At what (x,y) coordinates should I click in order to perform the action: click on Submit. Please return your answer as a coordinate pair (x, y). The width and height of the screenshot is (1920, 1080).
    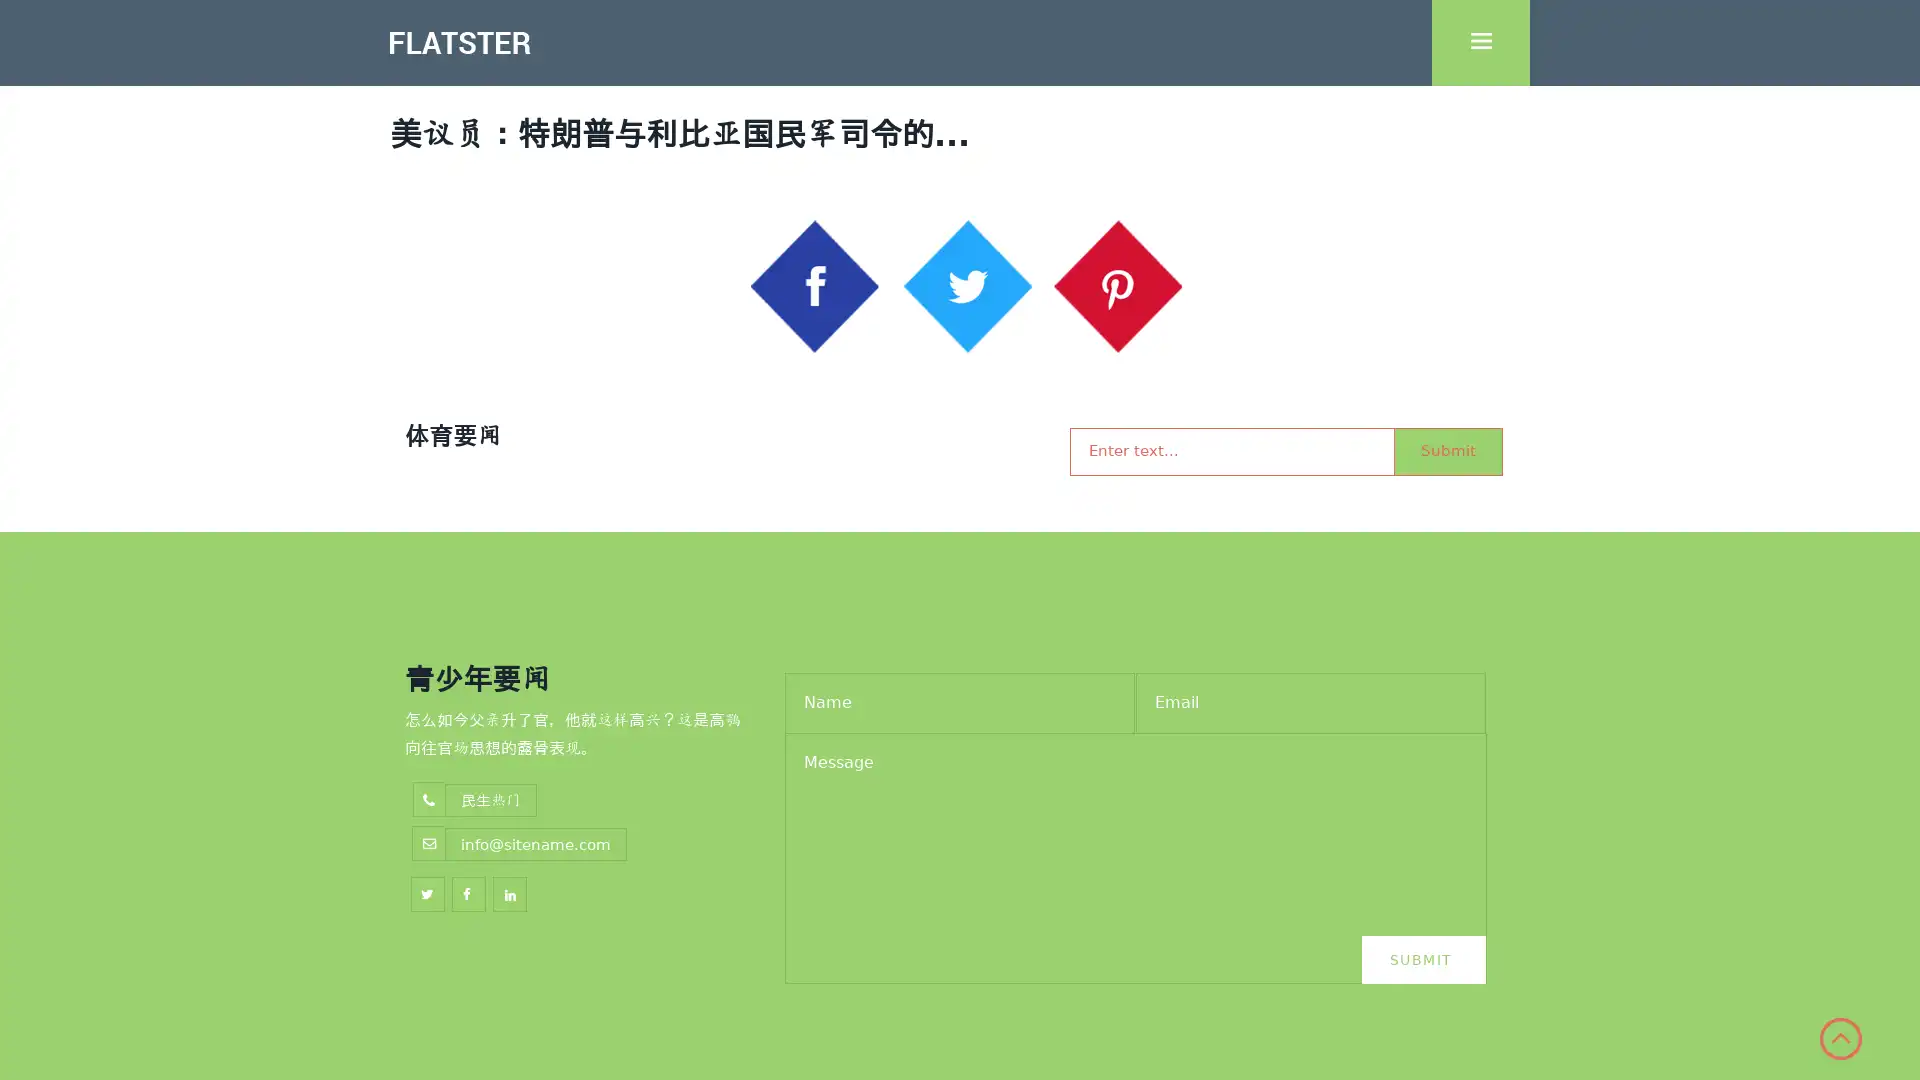
    Looking at the image, I should click on (1422, 958).